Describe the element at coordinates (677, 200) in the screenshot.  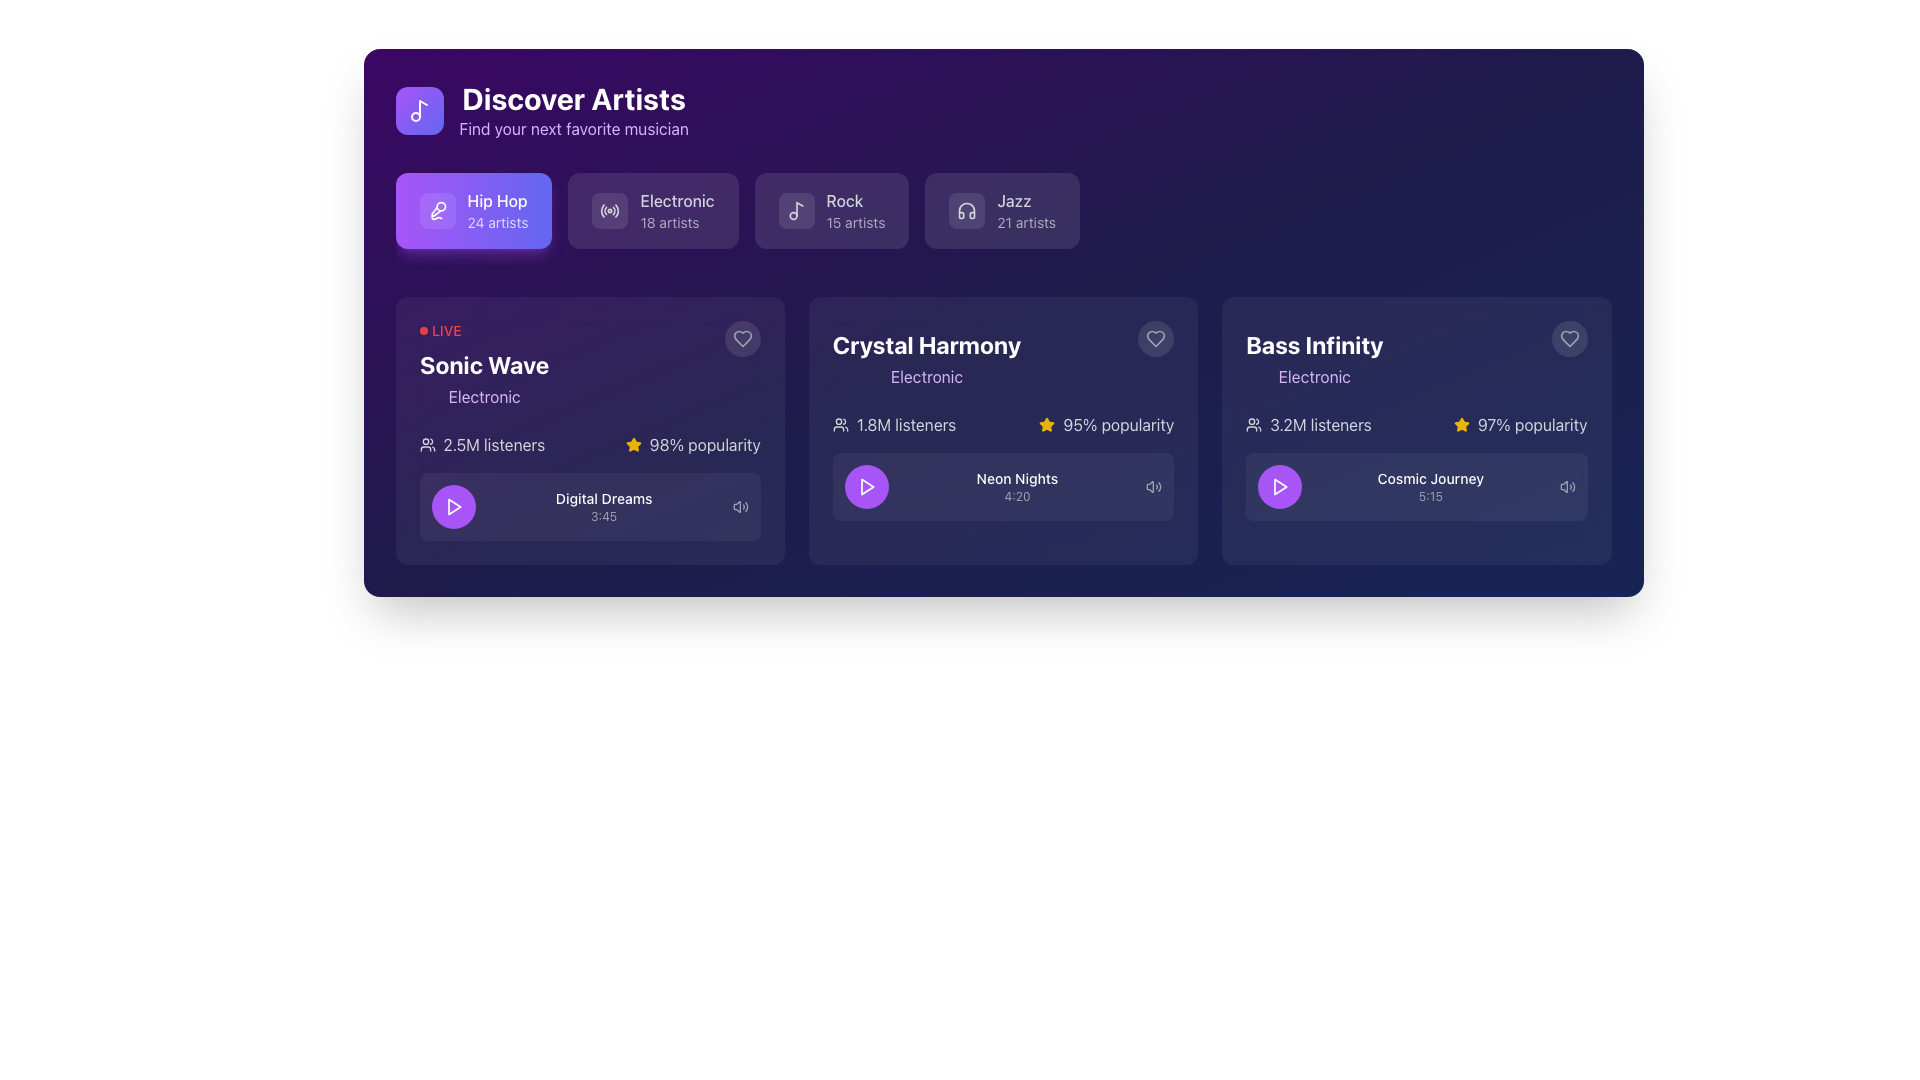
I see `the text label displaying 'Electronic' in white font color, located within the dark purple background in the 'Discover Artists' section, positioned between 'Hip Hop' and 'Rock' categories` at that location.